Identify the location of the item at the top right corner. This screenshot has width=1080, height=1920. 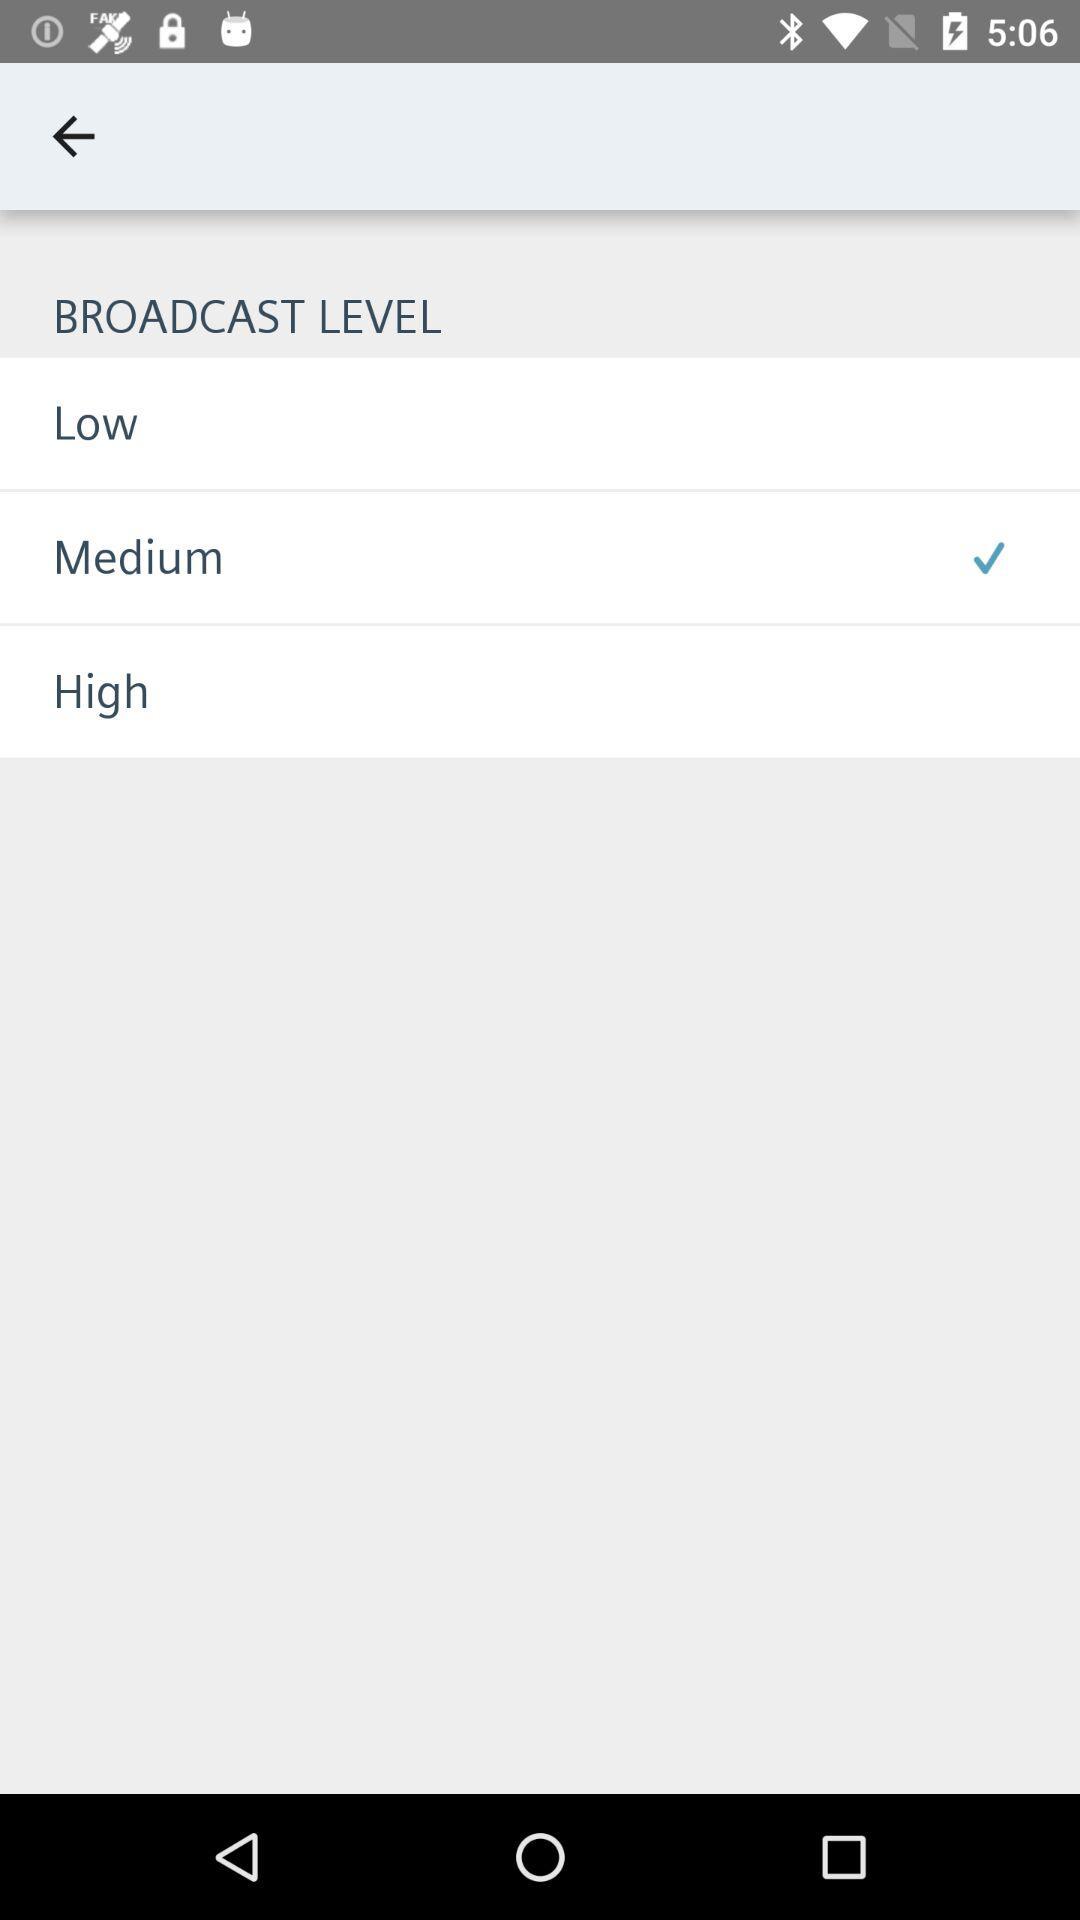
(987, 557).